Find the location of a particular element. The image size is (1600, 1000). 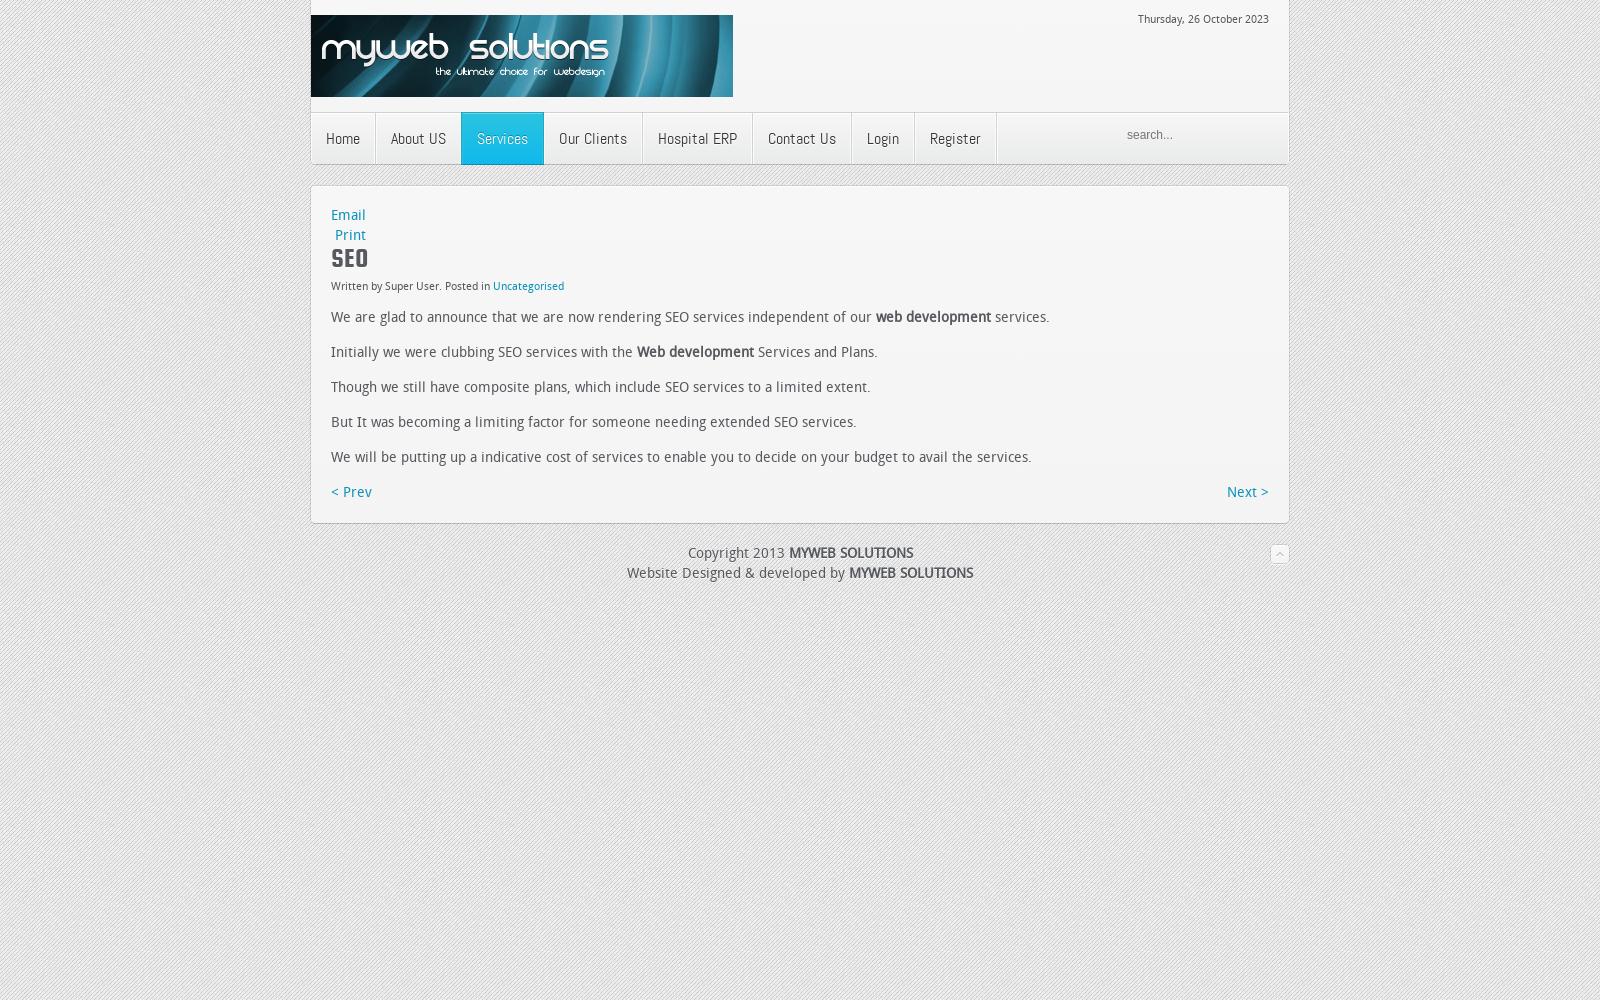

'Services' is located at coordinates (501, 139).